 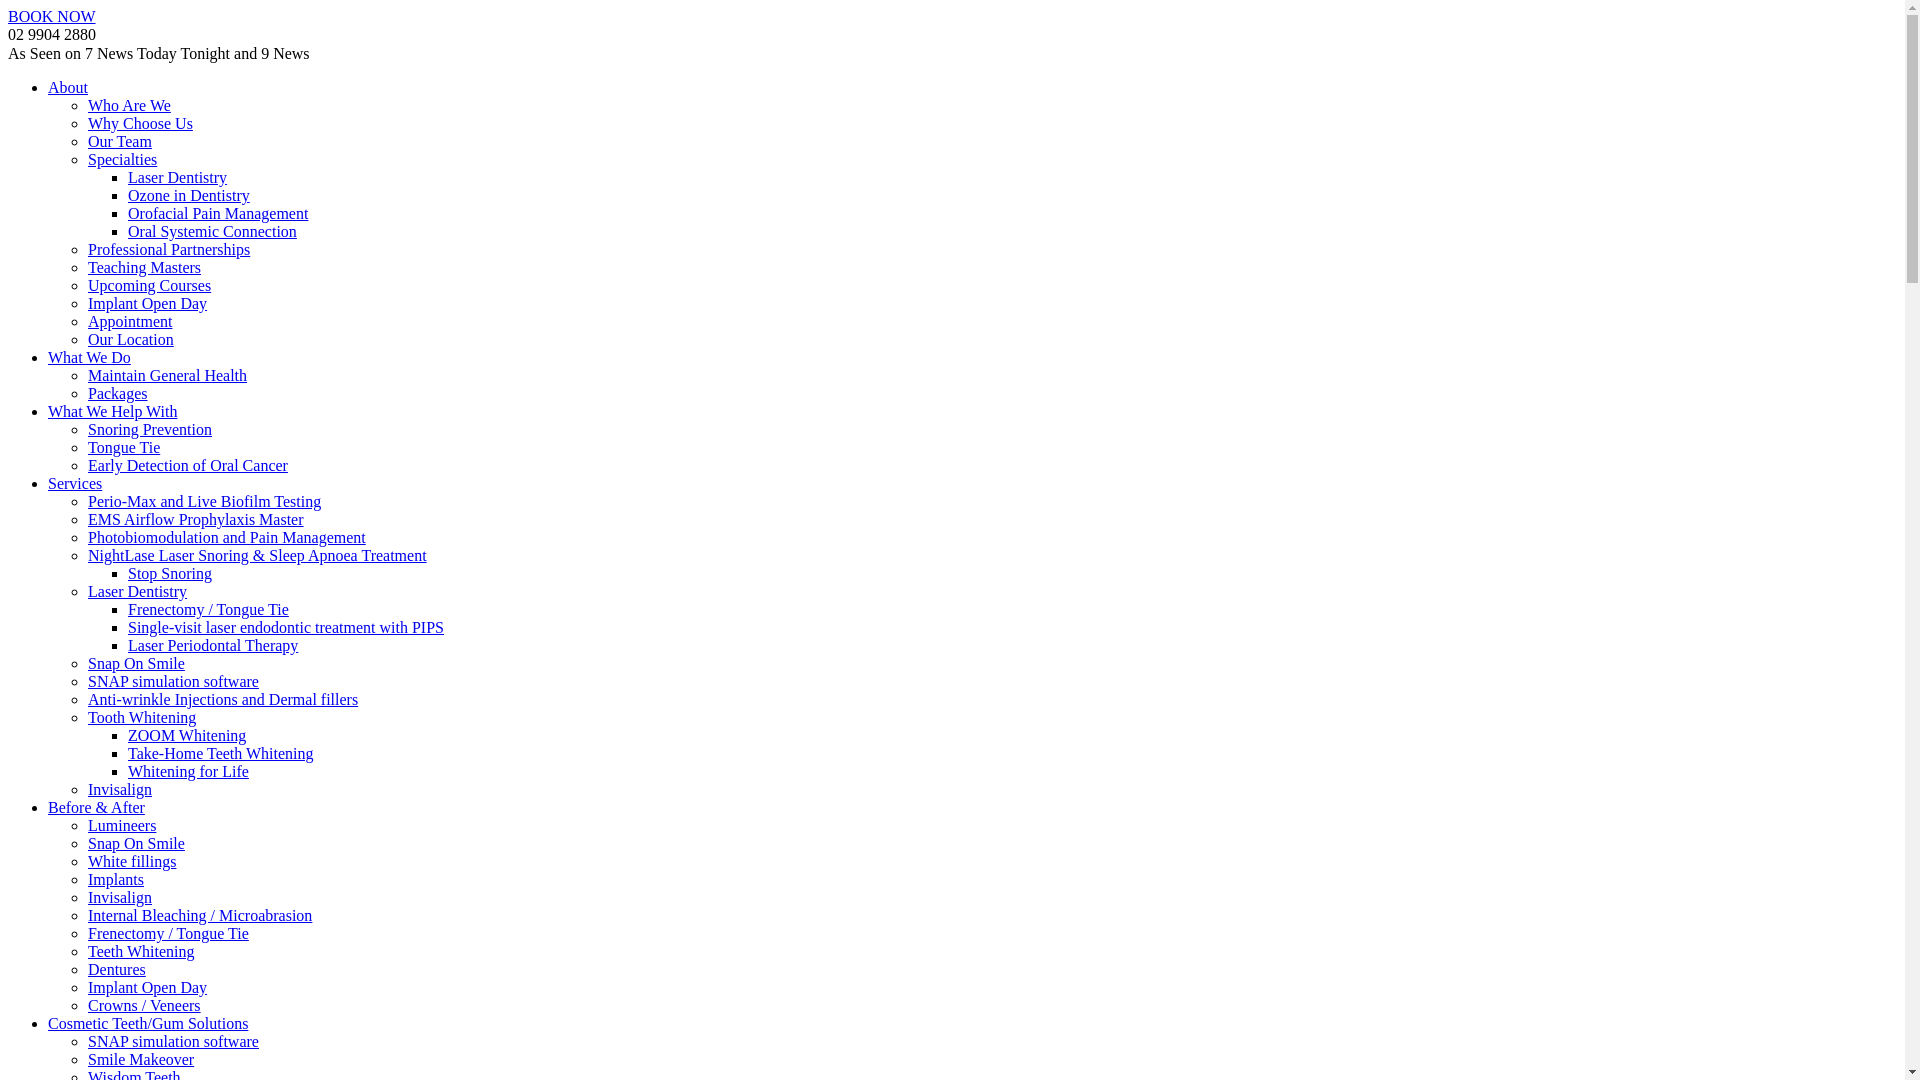 I want to click on 'Laser Periodontal Therapy', so click(x=127, y=645).